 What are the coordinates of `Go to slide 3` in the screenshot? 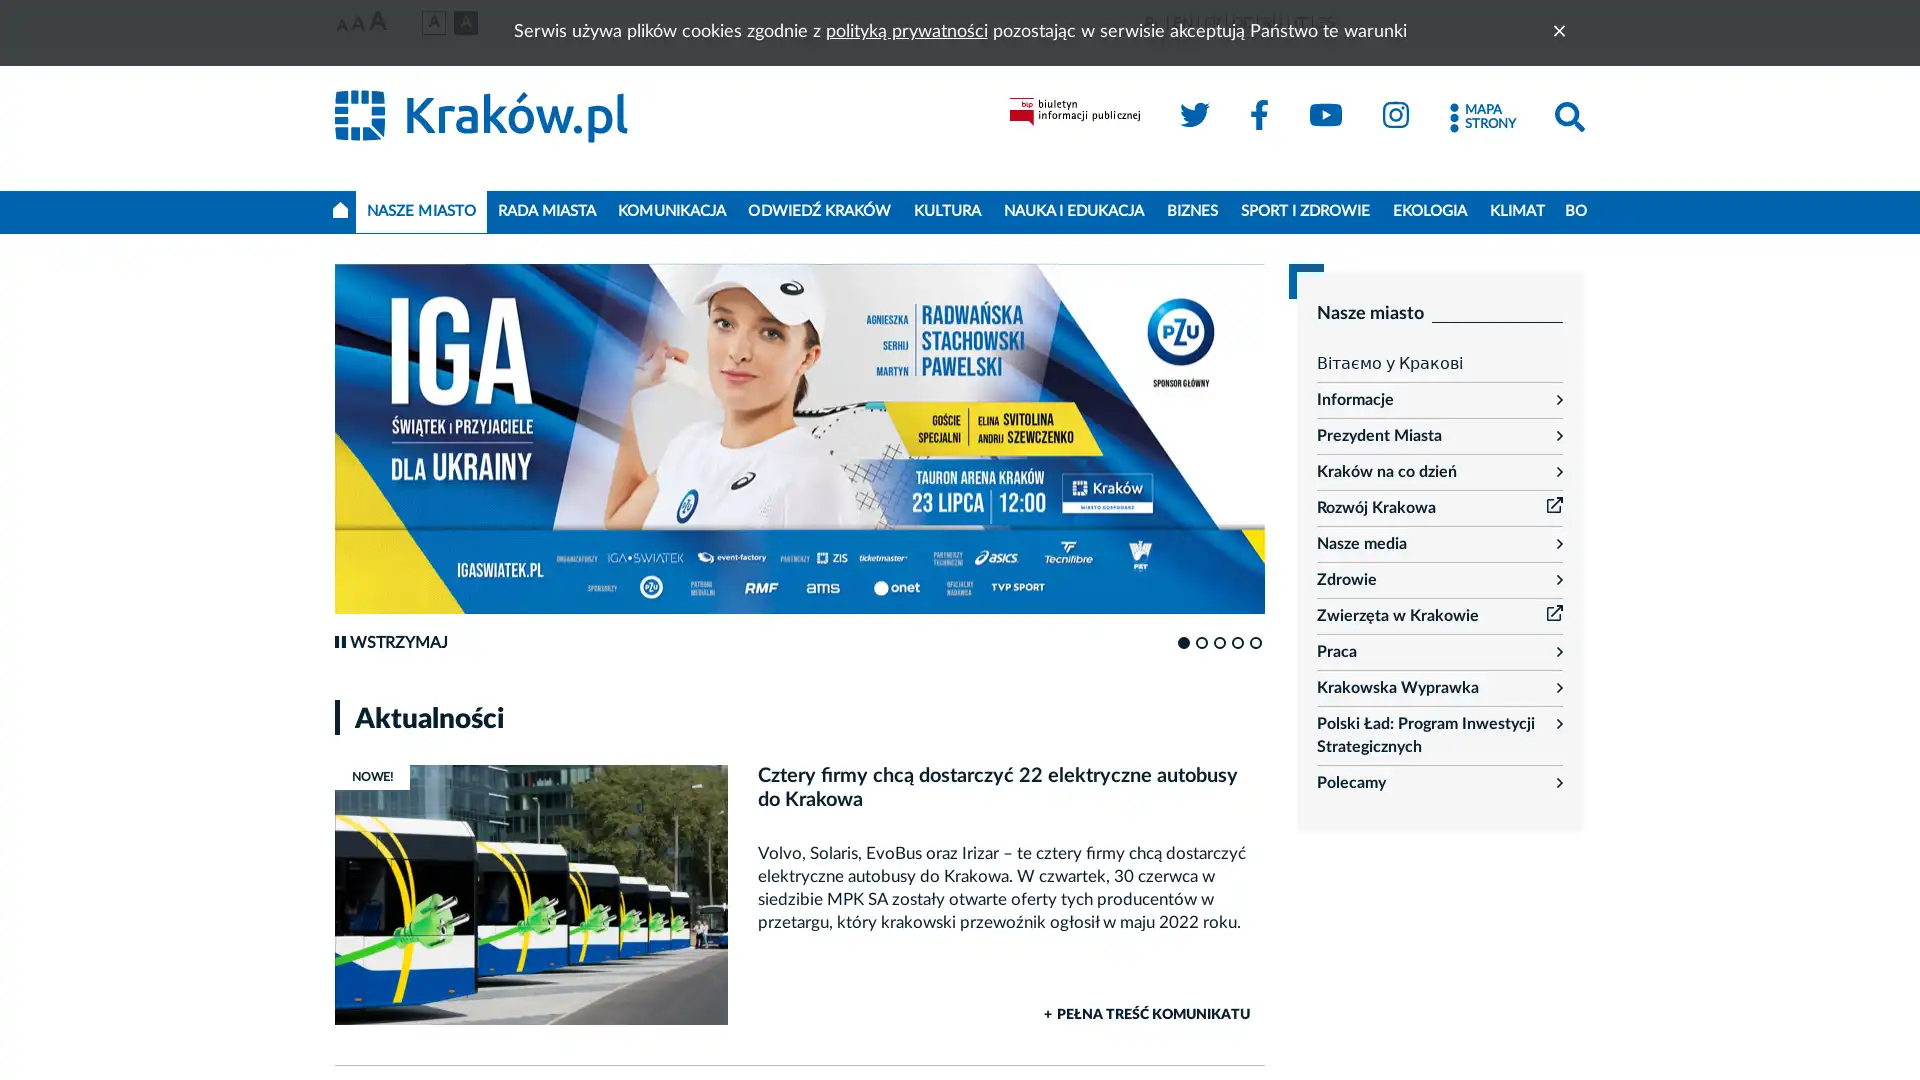 It's located at (1218, 643).